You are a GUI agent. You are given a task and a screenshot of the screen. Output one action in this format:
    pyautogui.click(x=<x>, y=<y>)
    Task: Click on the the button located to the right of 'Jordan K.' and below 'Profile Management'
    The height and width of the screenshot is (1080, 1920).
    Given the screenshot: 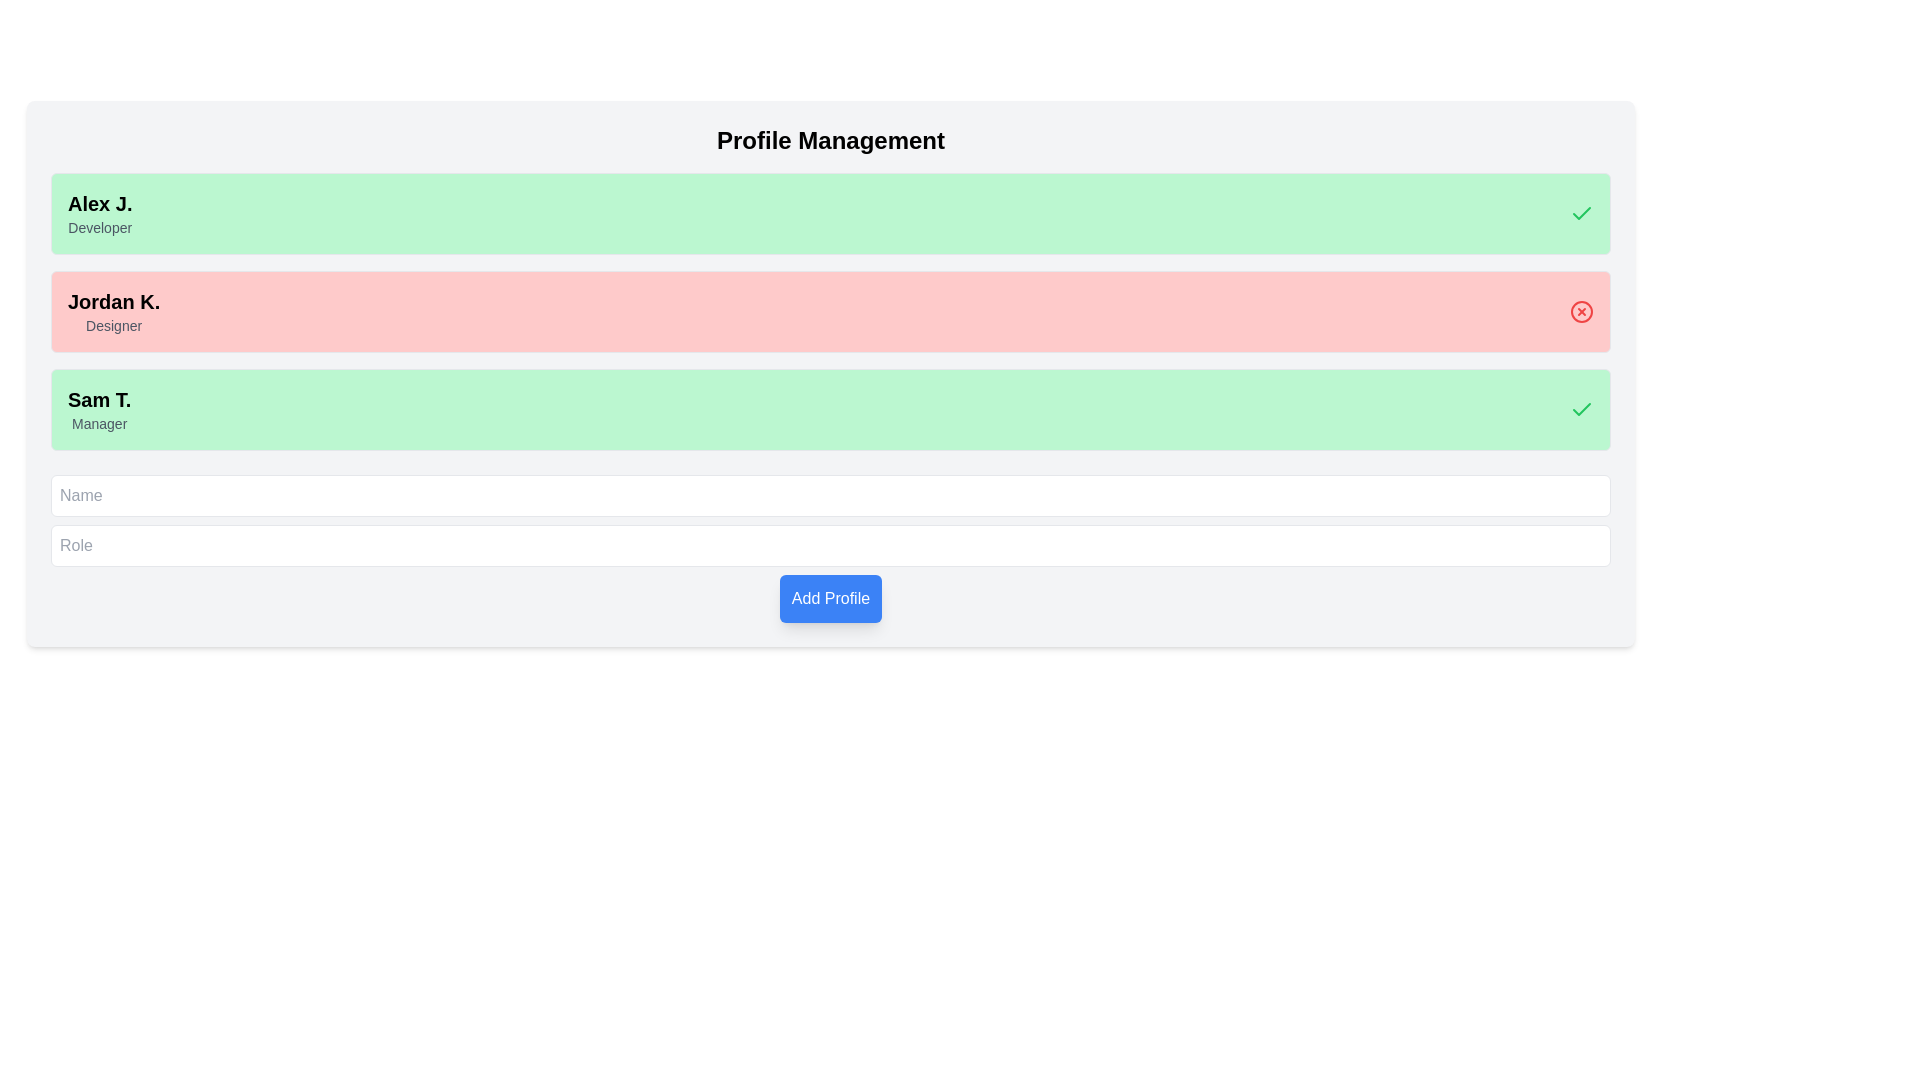 What is the action you would take?
    pyautogui.click(x=1581, y=312)
    